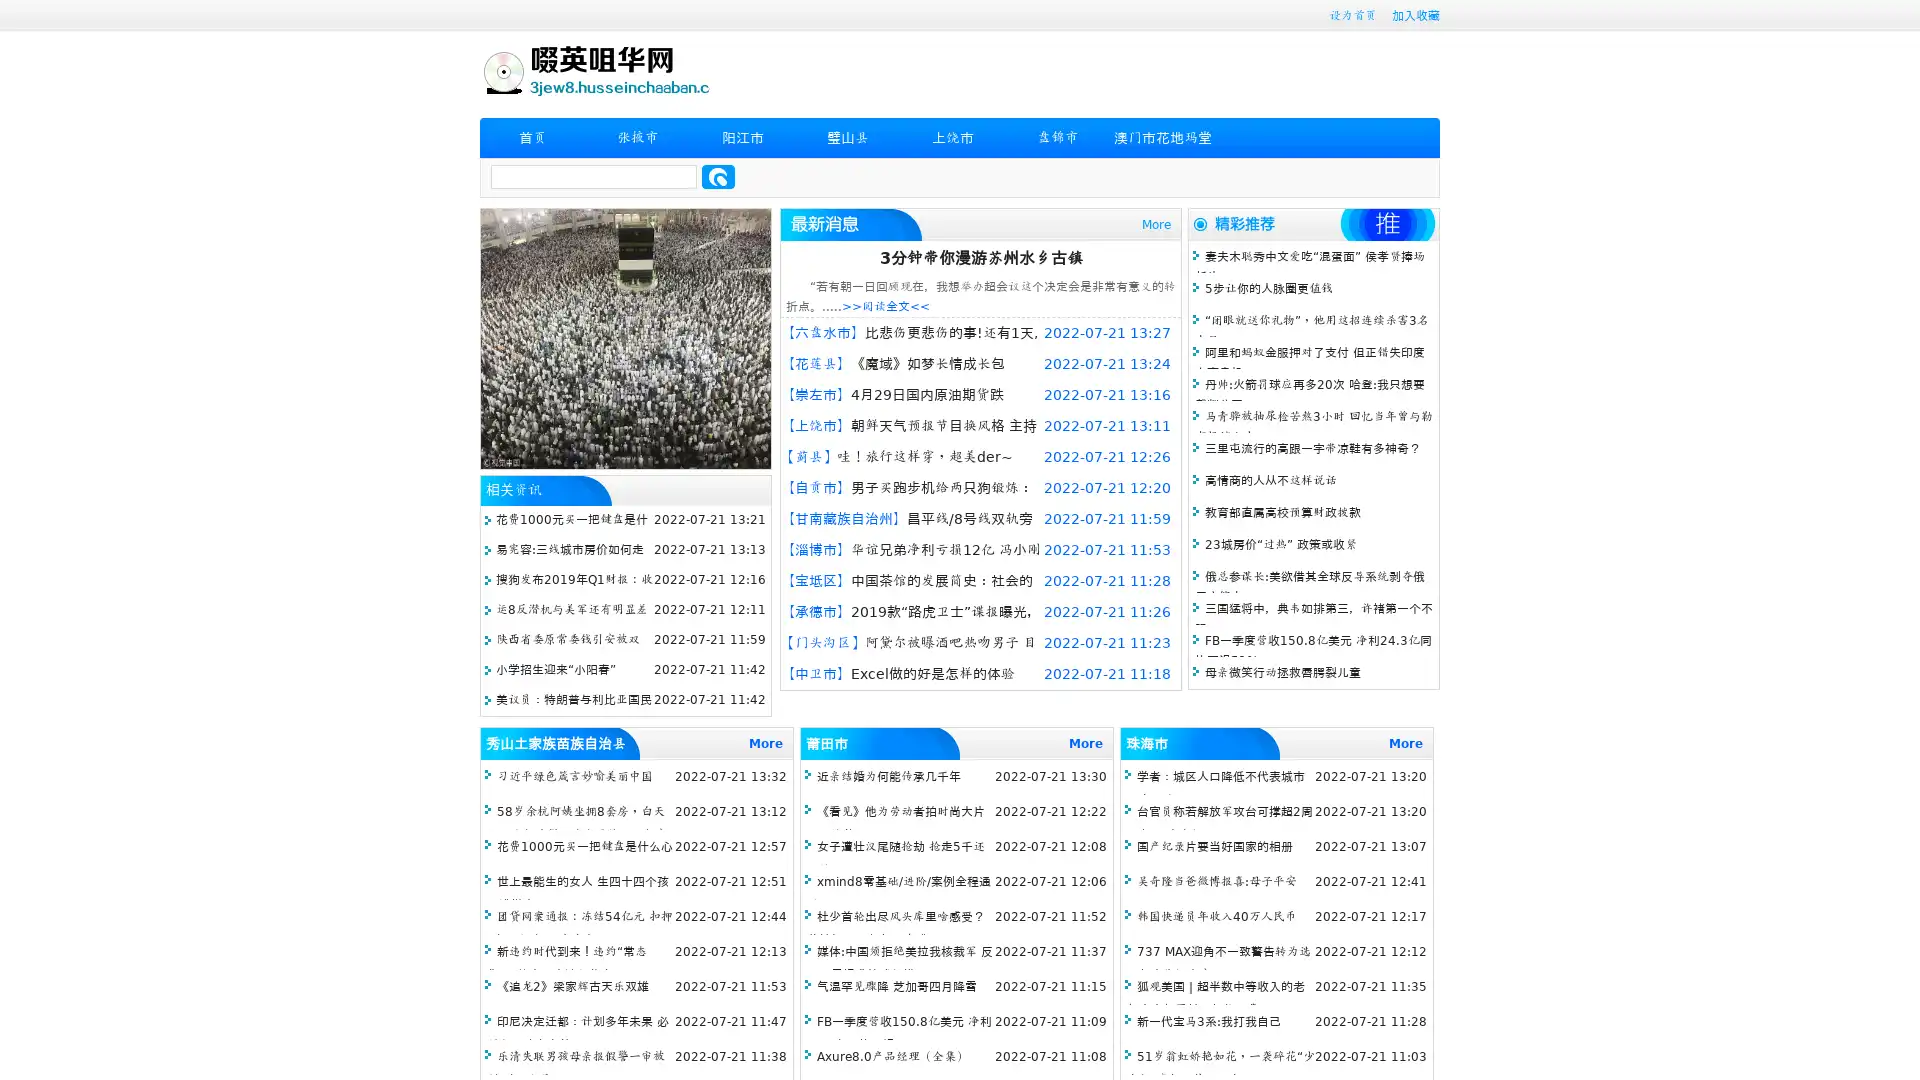 Image resolution: width=1920 pixels, height=1080 pixels. I want to click on Search, so click(718, 176).